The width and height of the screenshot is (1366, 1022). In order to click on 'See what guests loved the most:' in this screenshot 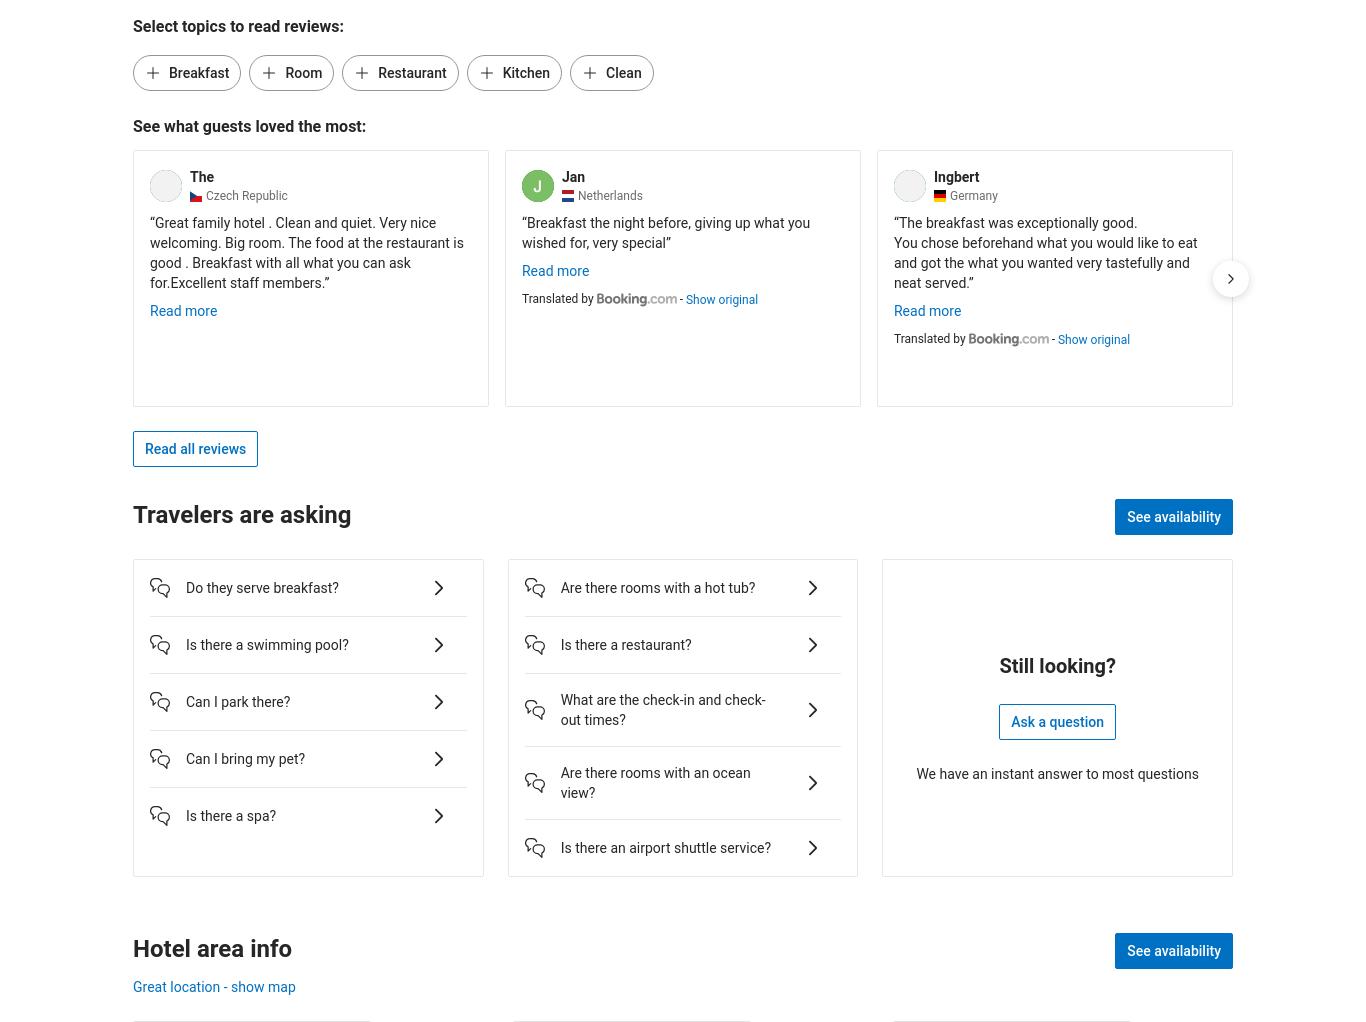, I will do `click(249, 125)`.